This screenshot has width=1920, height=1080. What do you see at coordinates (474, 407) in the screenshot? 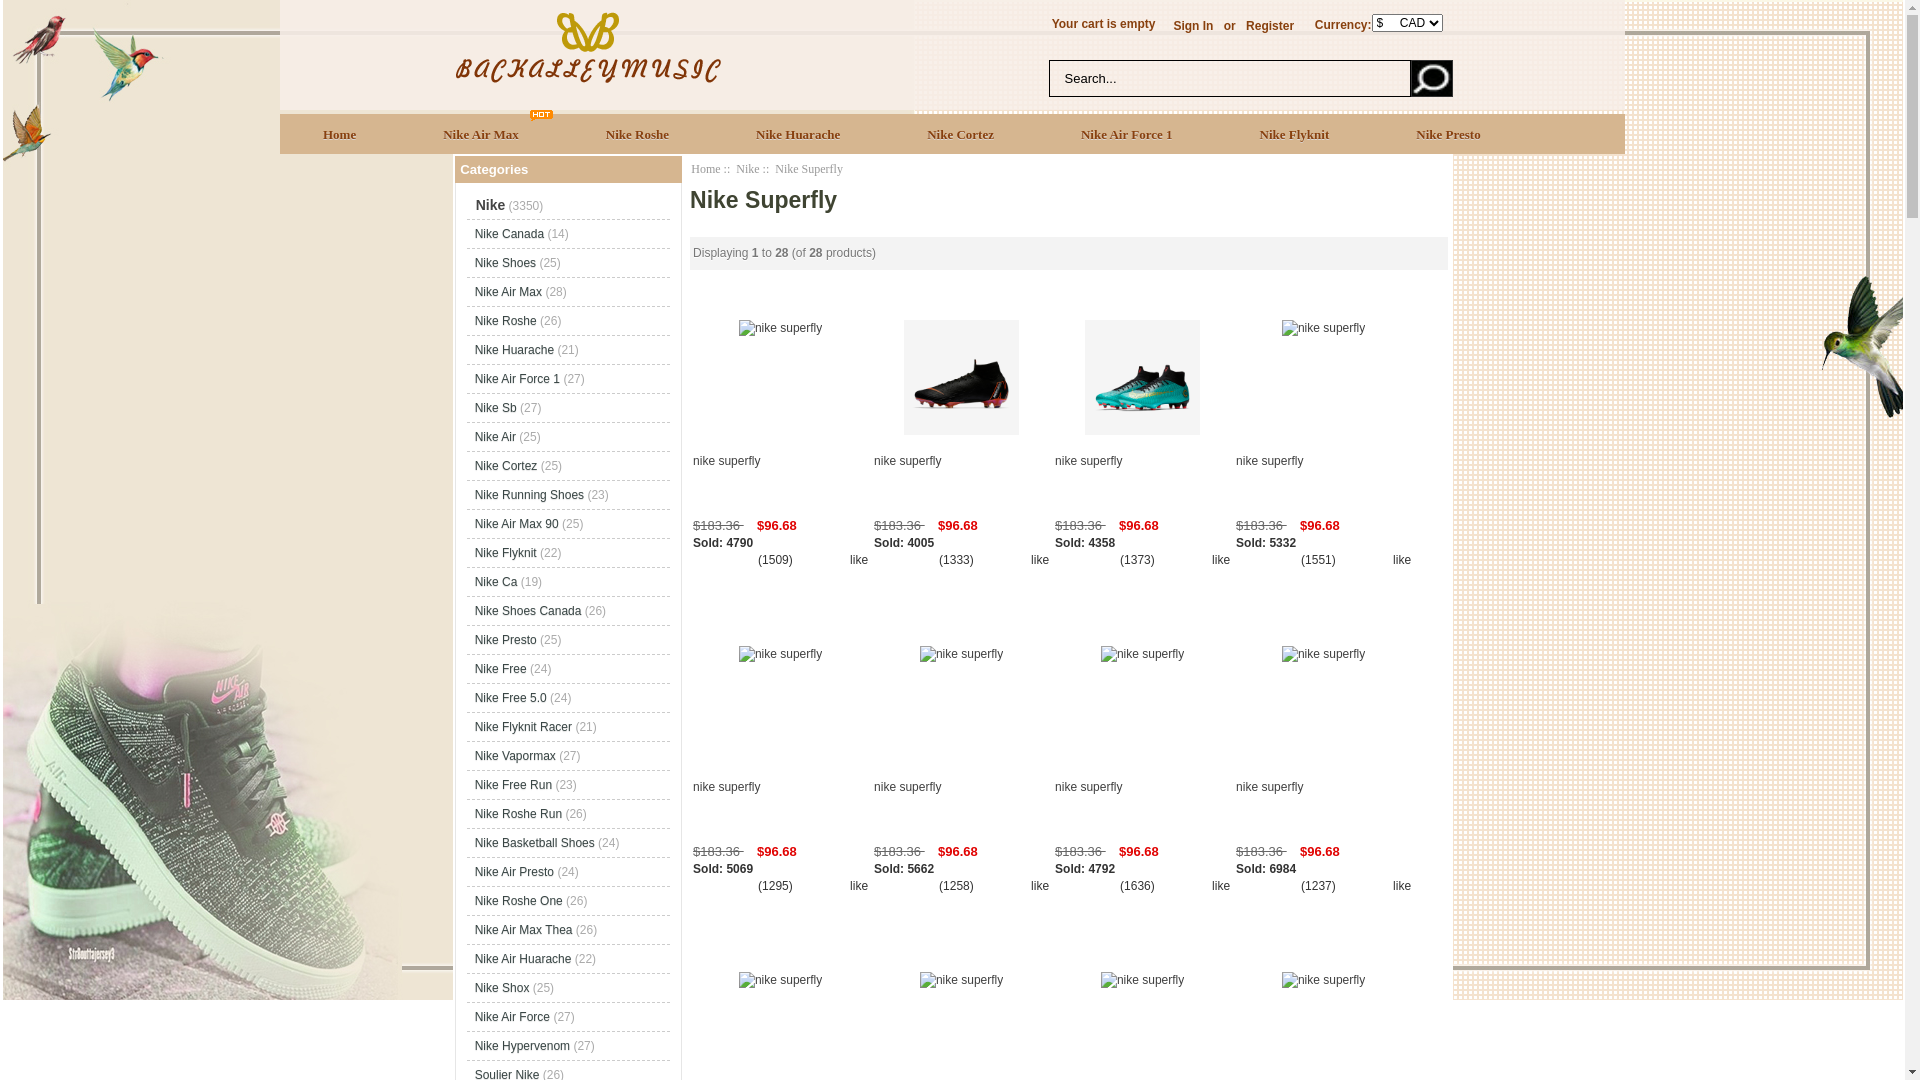
I see `'Nike Sb'` at bounding box center [474, 407].